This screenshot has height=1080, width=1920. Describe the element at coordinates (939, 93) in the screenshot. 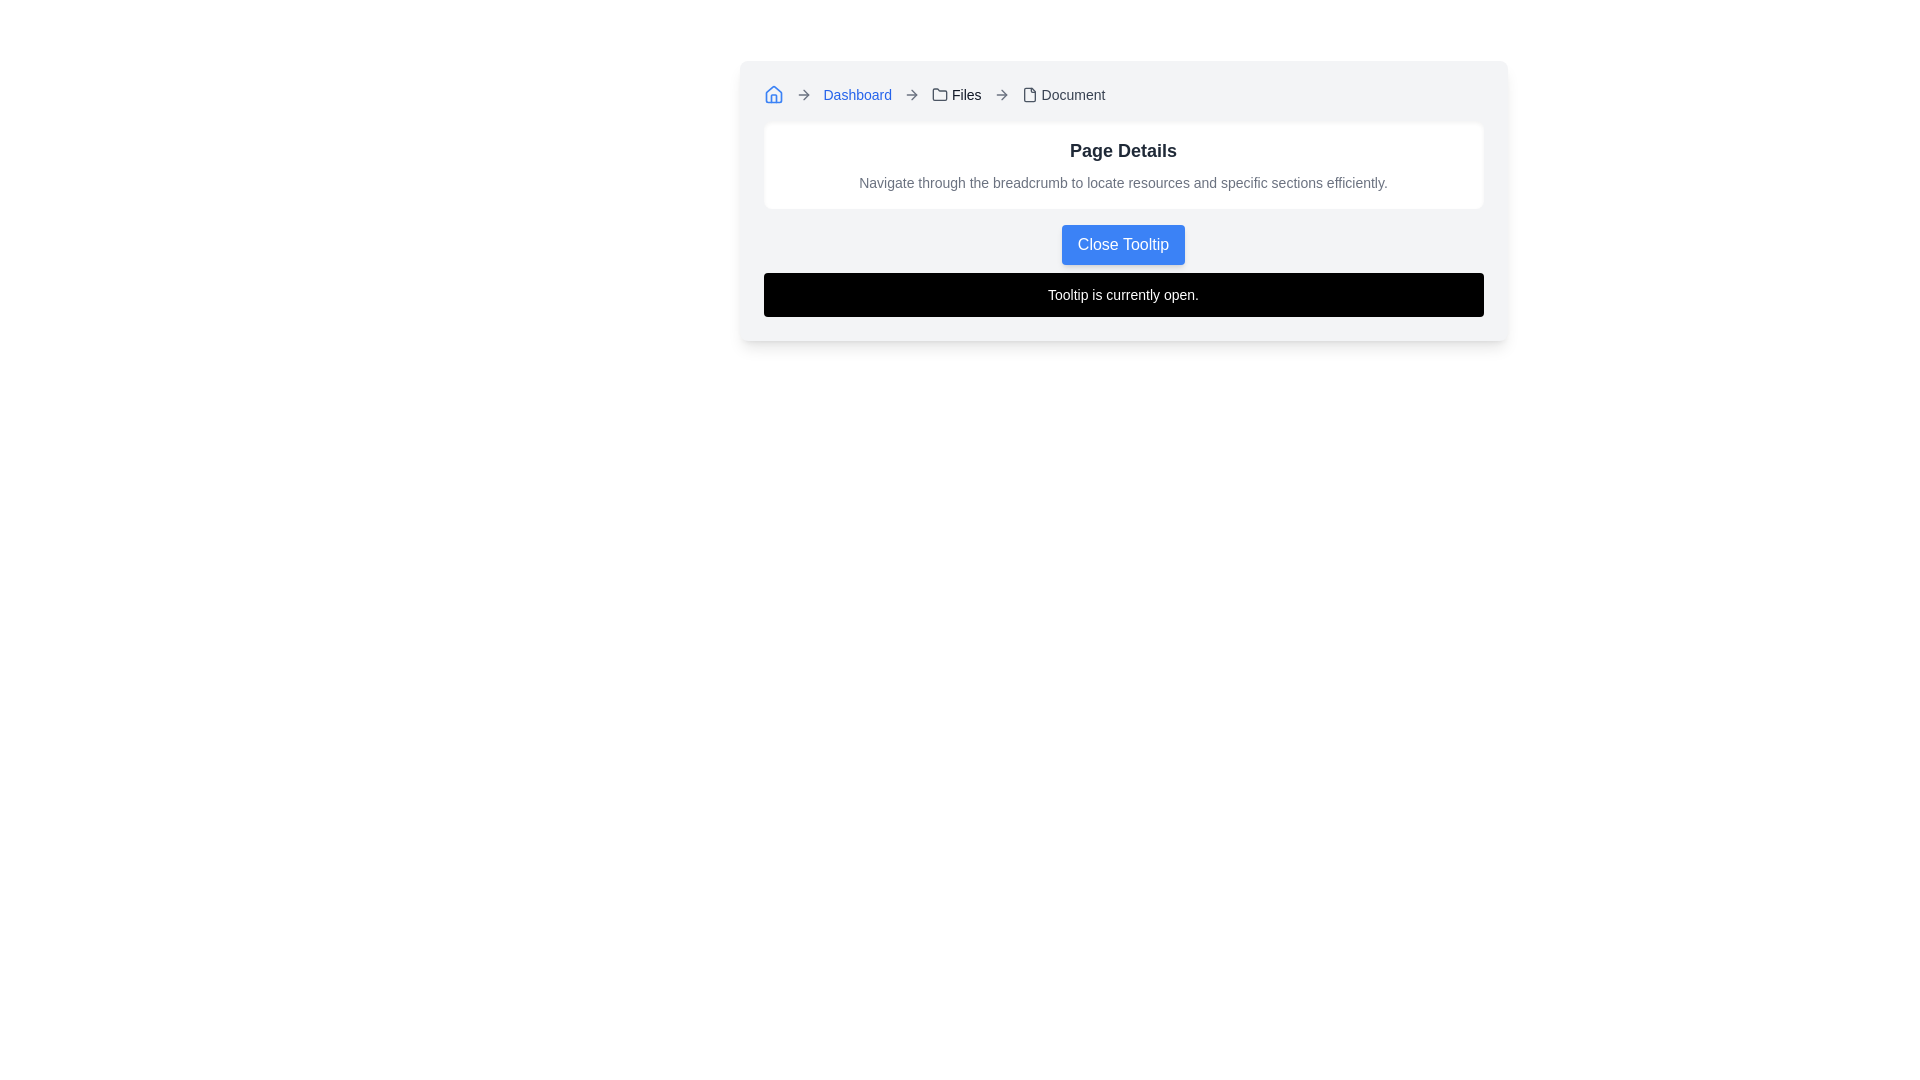

I see `the visual effect of the folder icon in the breadcrumb navigation bar that represents the 'Files' section` at that location.